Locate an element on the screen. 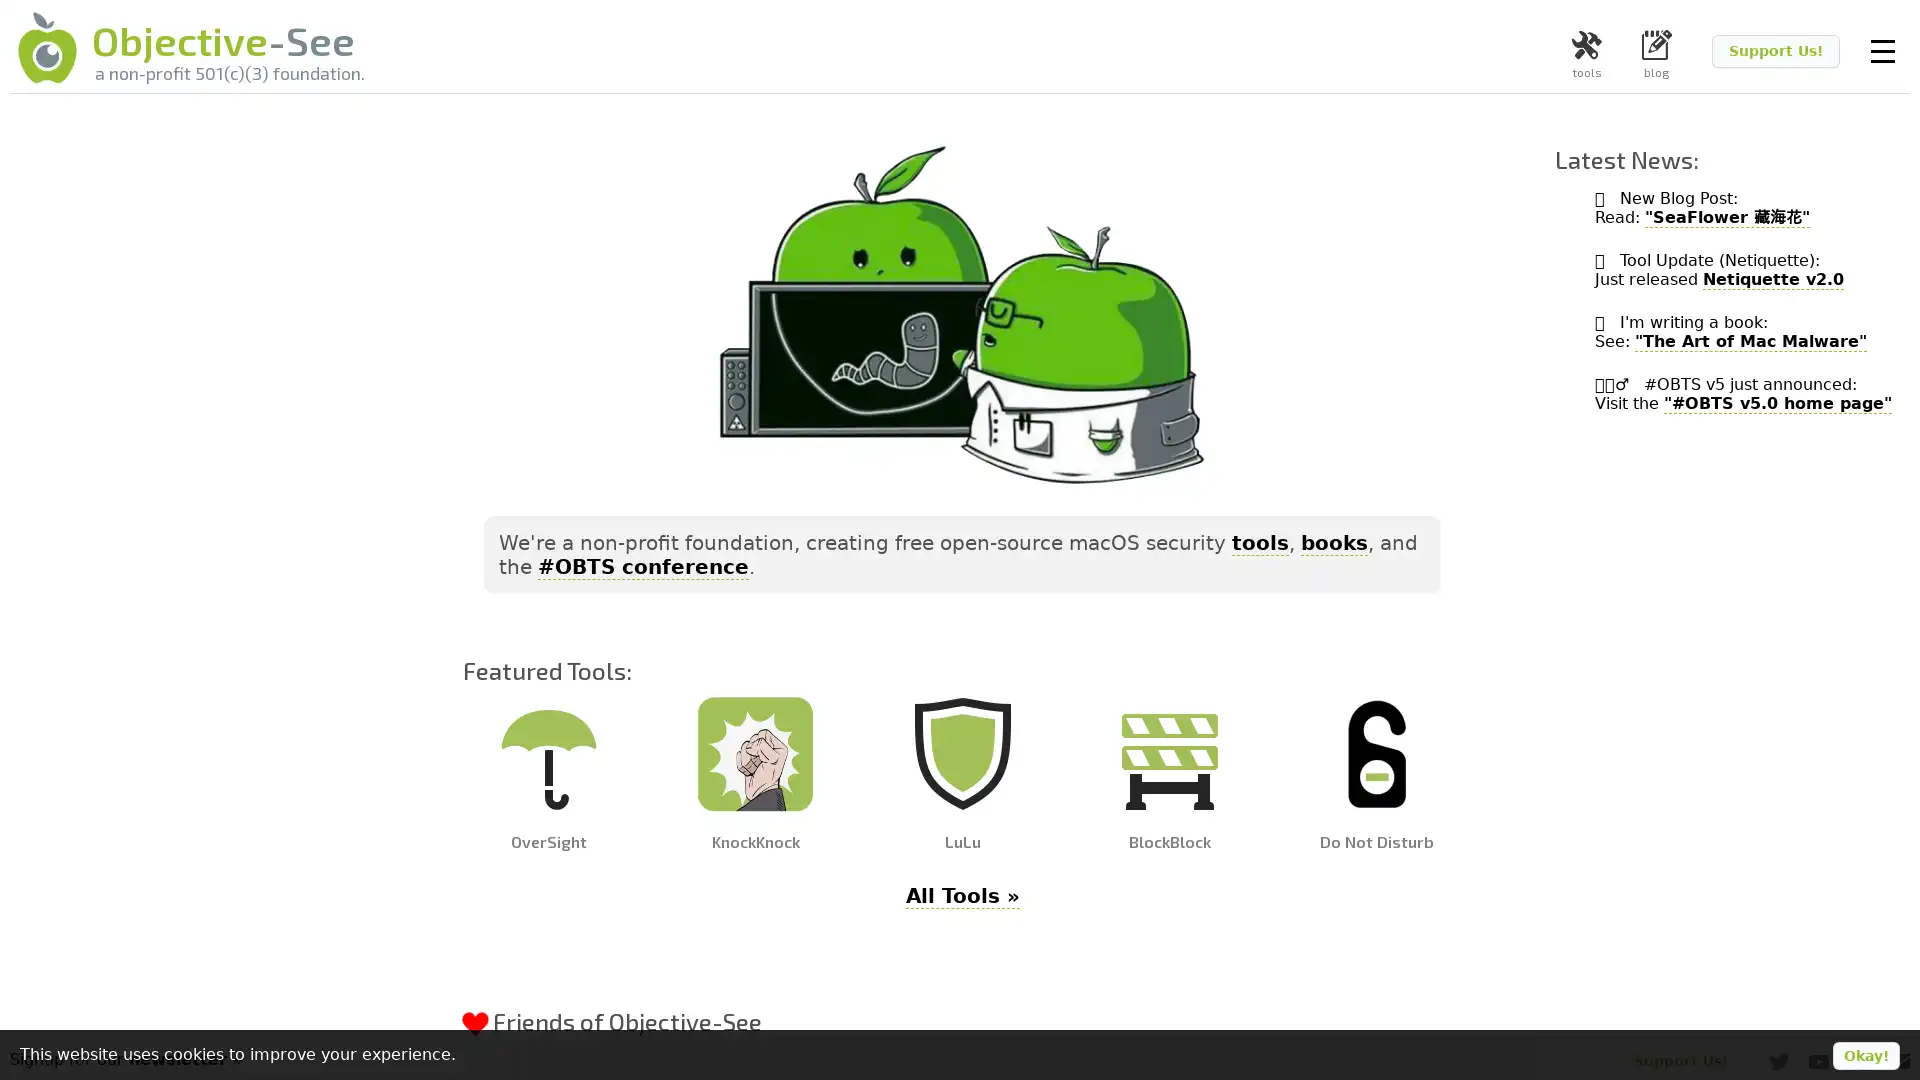 The height and width of the screenshot is (1080, 1920). Support Us! is located at coordinates (1680, 1059).